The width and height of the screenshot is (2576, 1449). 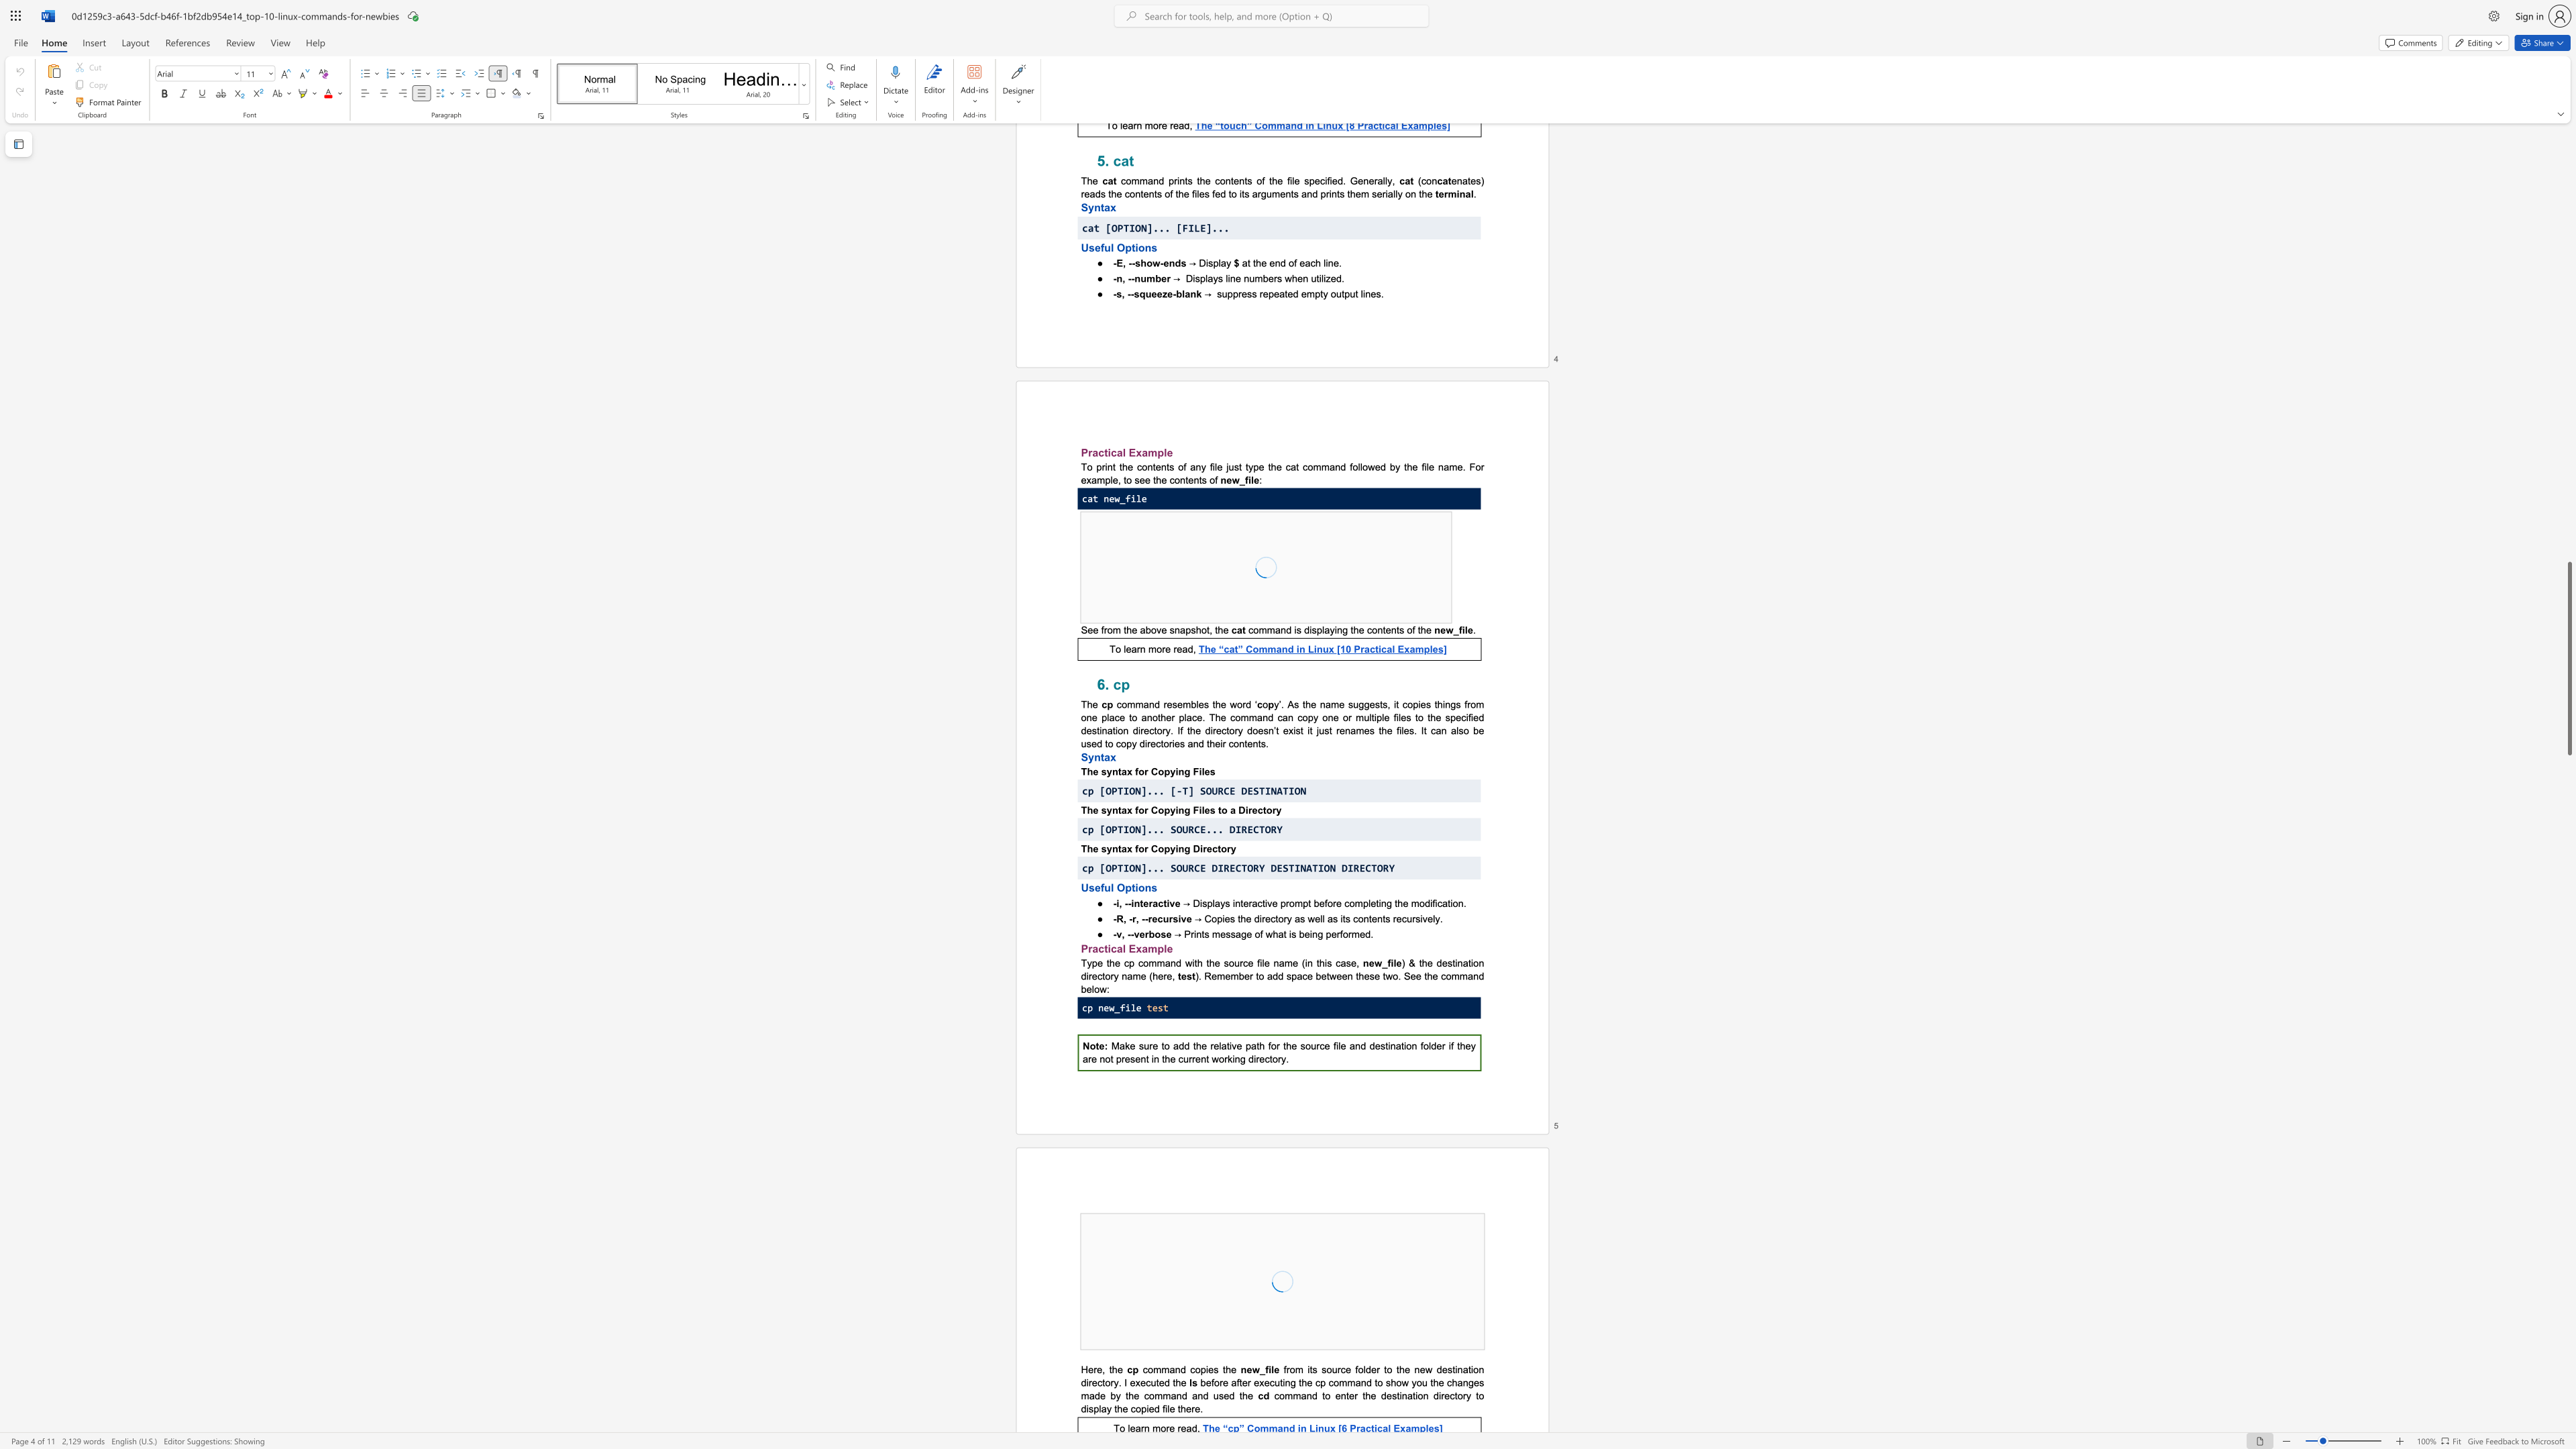 I want to click on the scrollbar to move the page upward, so click(x=2568, y=181).